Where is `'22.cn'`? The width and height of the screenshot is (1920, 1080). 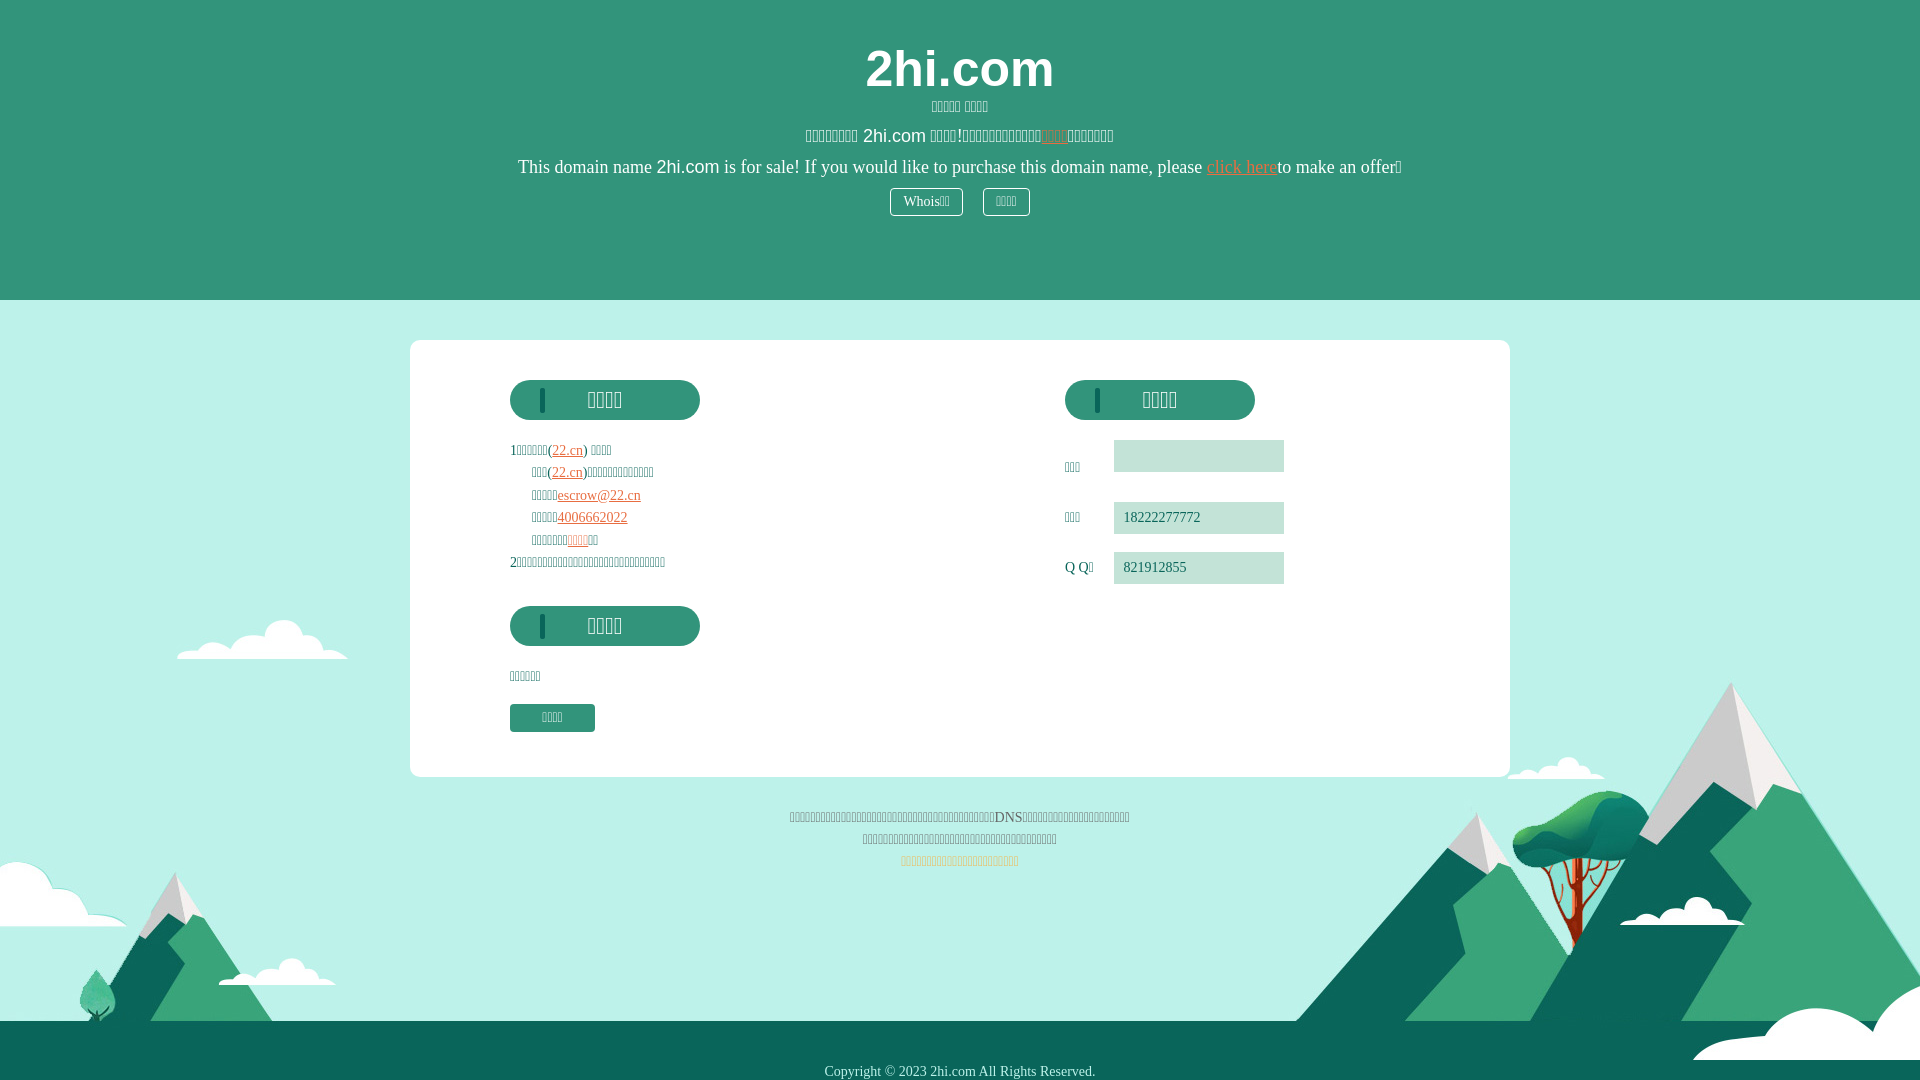
'22.cn' is located at coordinates (566, 450).